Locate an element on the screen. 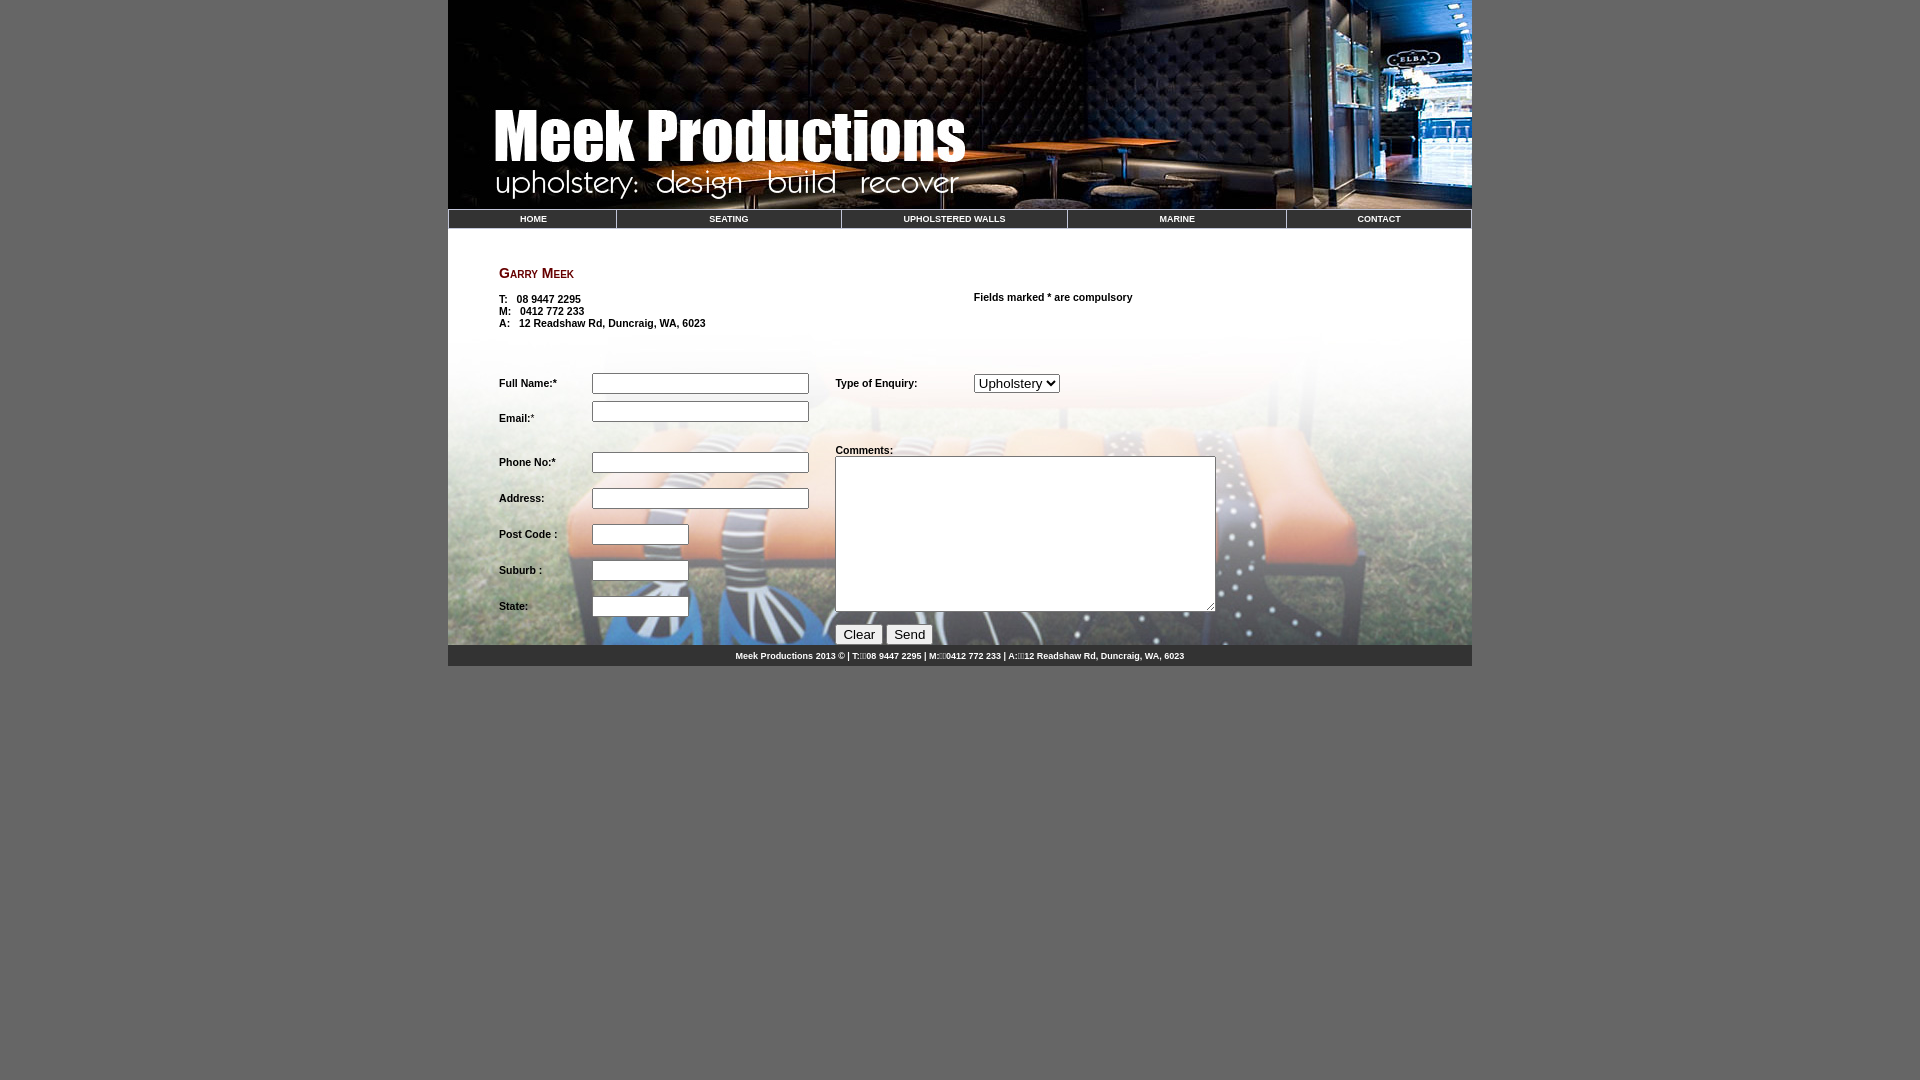  'Preferred method of contact' is located at coordinates (700, 462).